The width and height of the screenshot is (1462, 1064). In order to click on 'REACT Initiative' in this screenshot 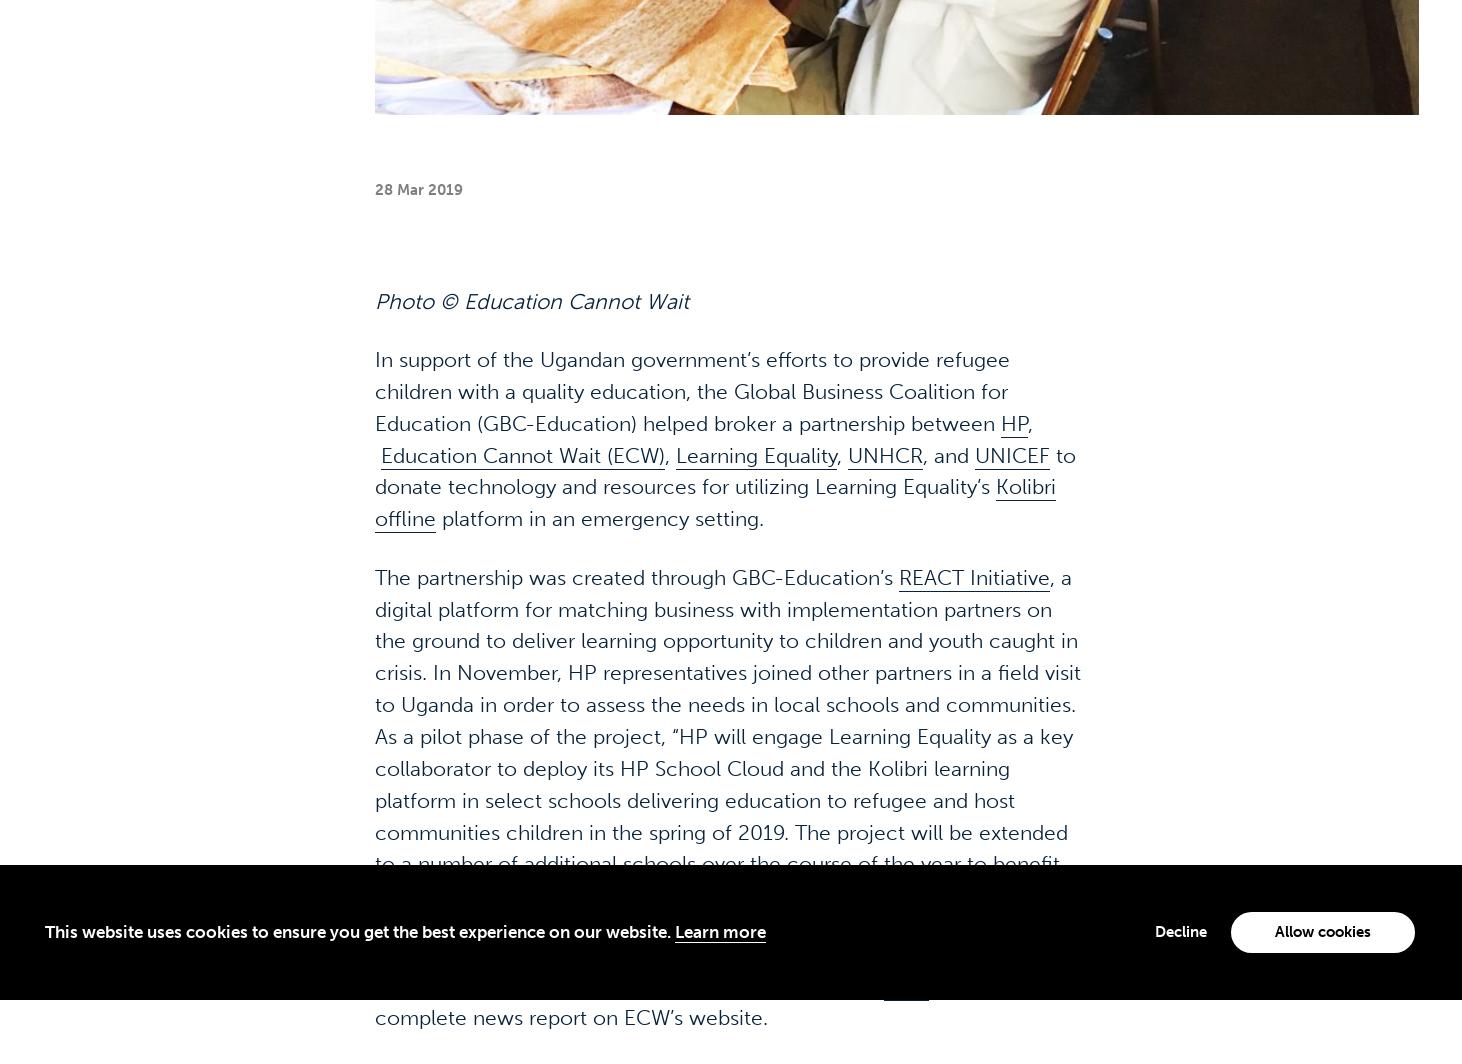, I will do `click(974, 512)`.